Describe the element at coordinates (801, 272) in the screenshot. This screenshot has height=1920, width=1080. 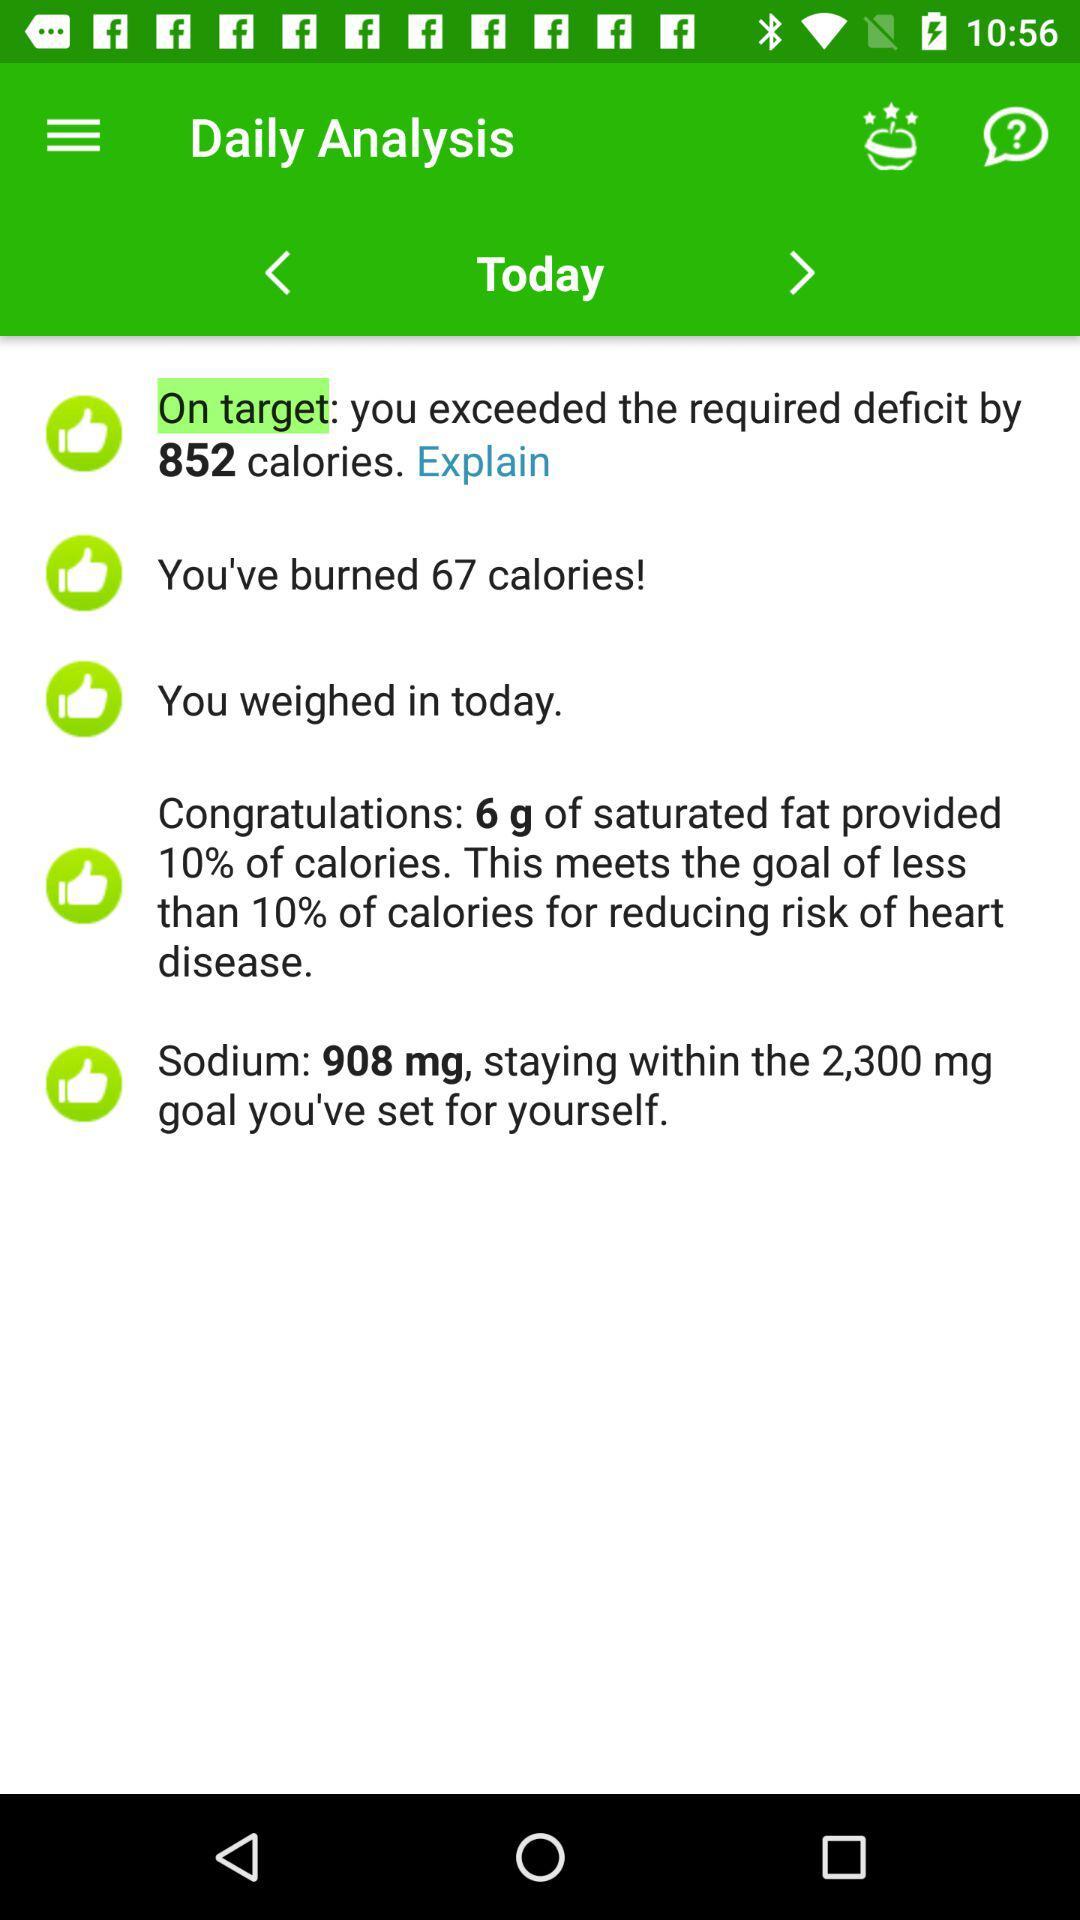
I see `the arrow_forward icon` at that location.